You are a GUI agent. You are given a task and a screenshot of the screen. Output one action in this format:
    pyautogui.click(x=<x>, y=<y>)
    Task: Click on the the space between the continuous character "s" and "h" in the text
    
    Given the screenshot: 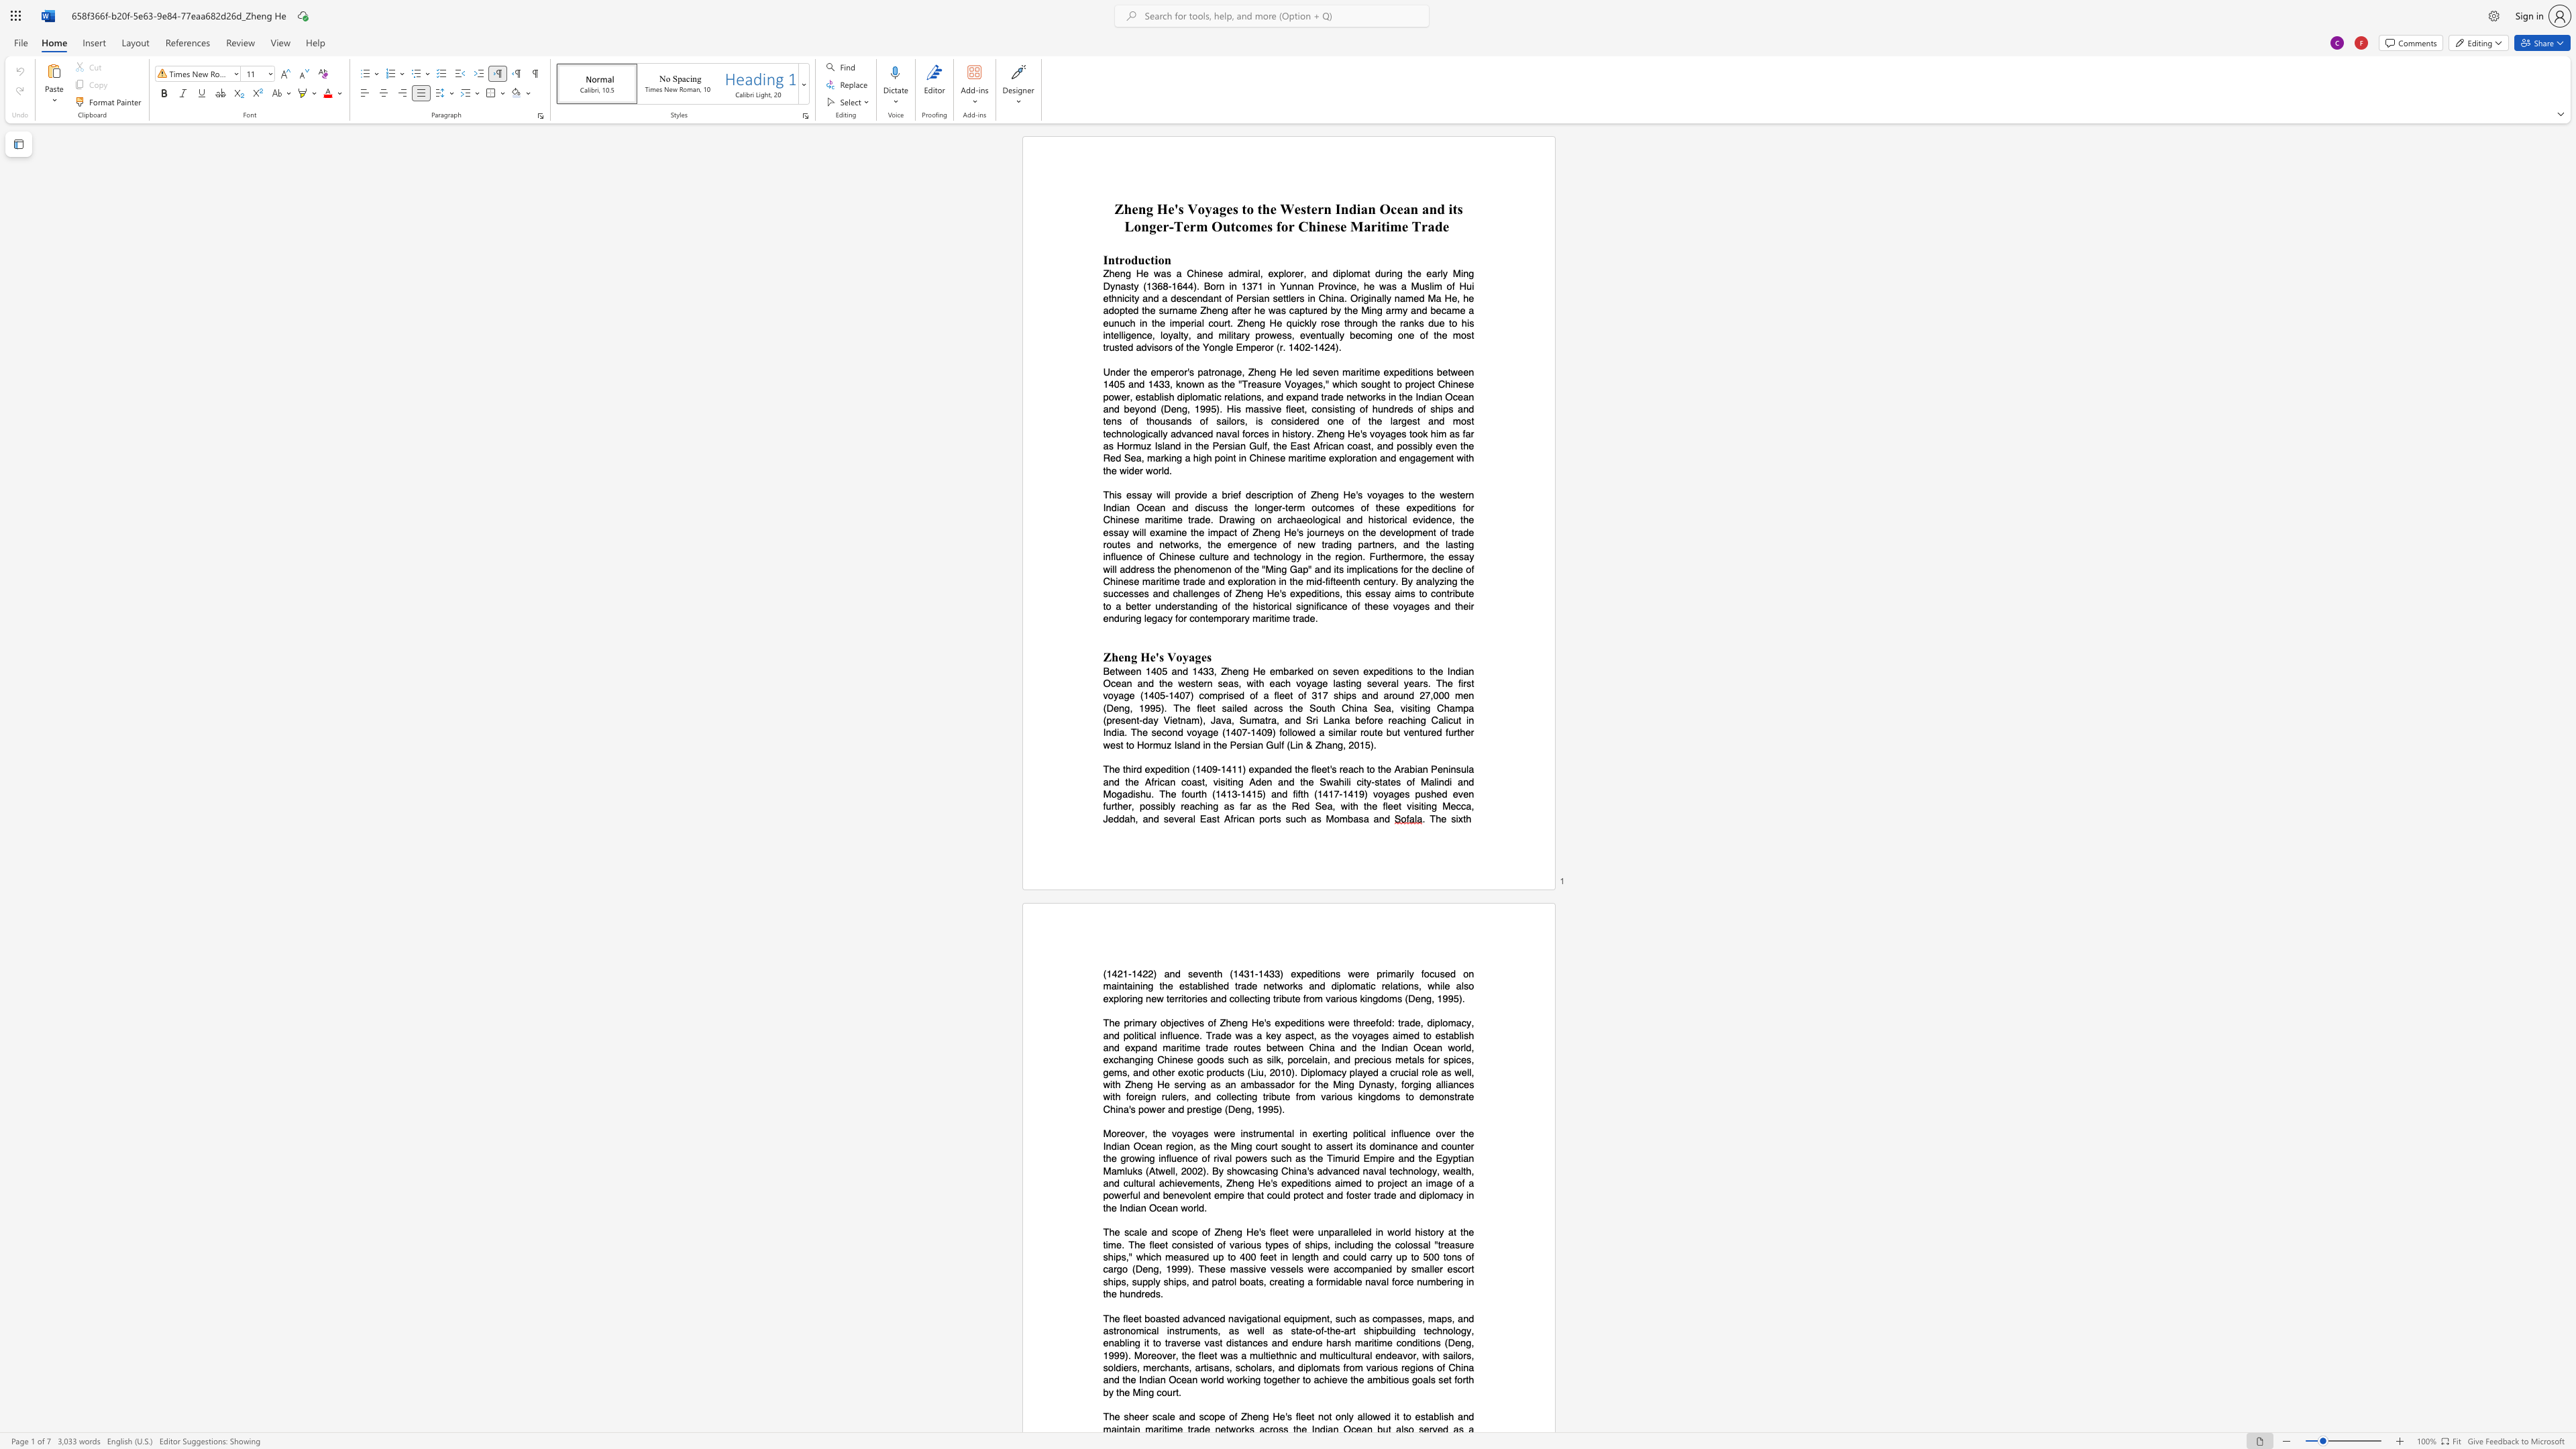 What is the action you would take?
    pyautogui.click(x=1128, y=1416)
    